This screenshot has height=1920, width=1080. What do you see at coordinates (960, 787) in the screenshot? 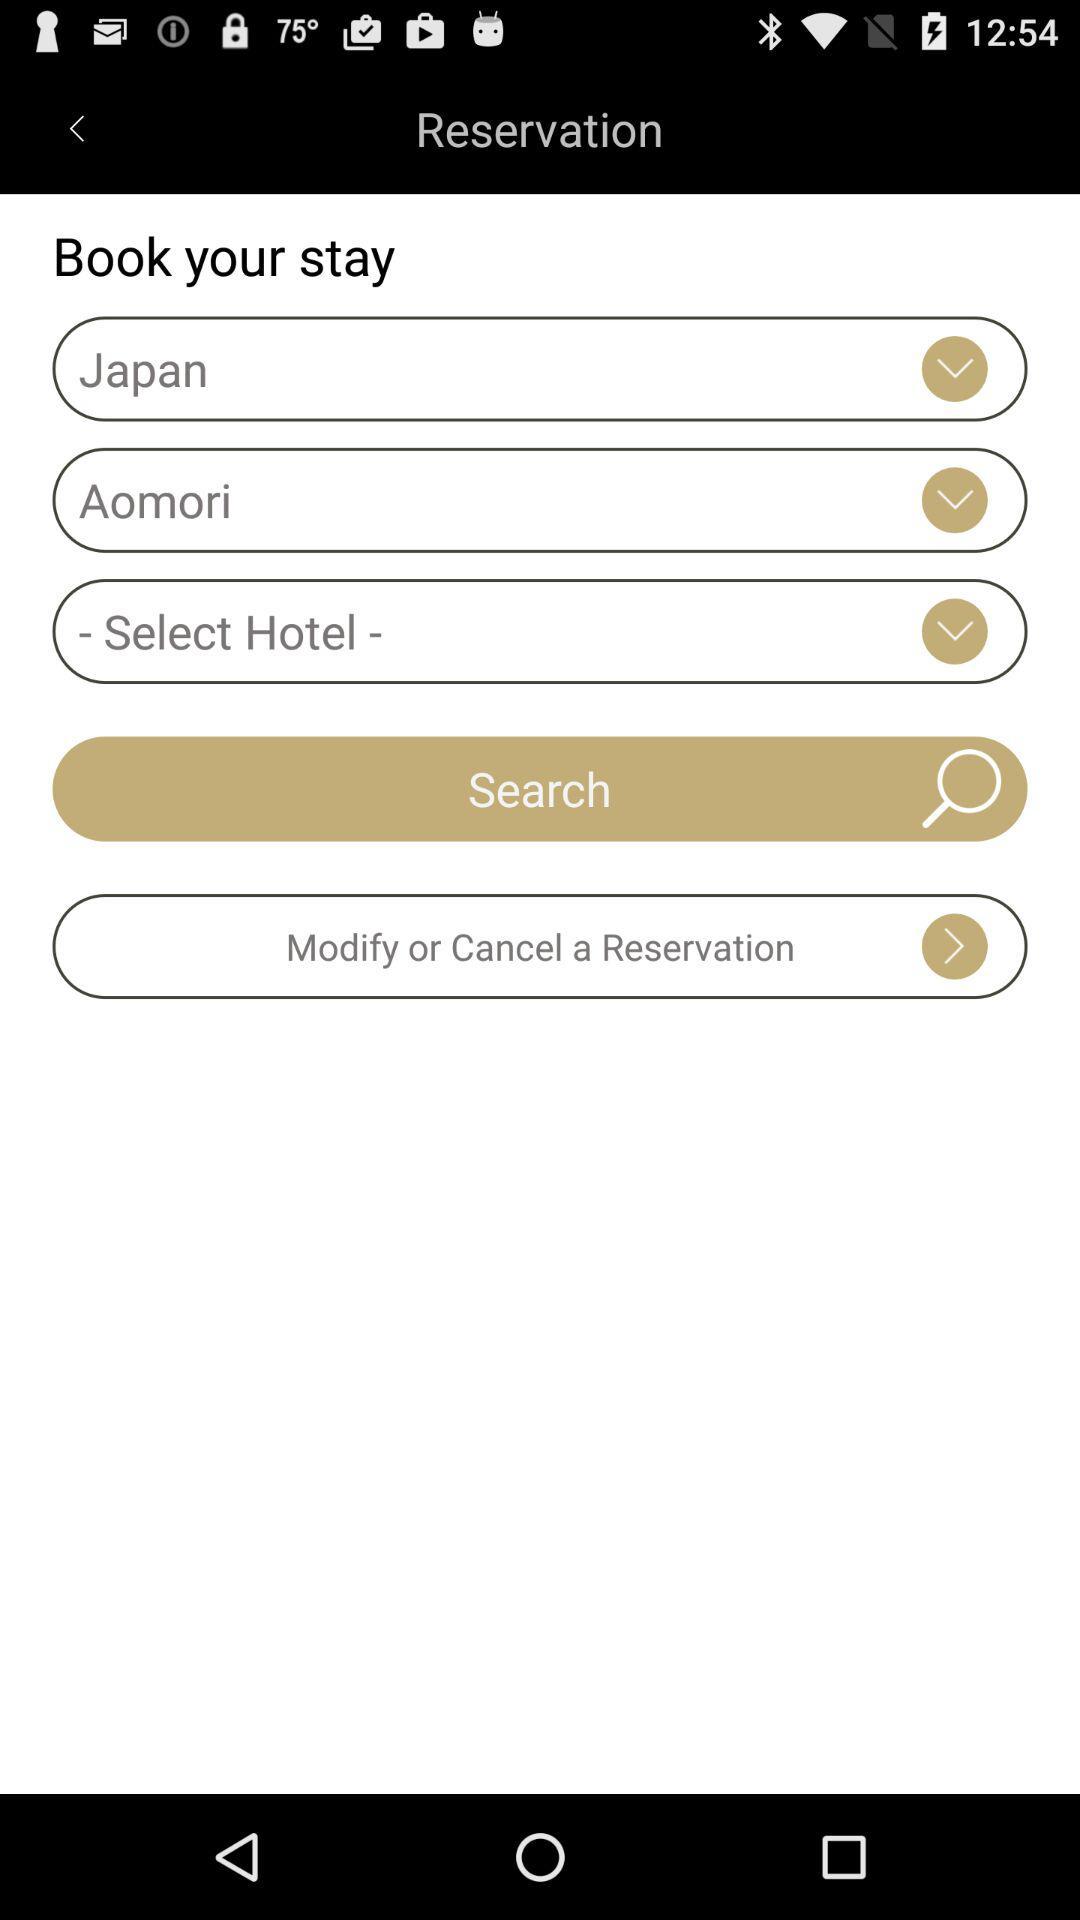
I see `search option` at bounding box center [960, 787].